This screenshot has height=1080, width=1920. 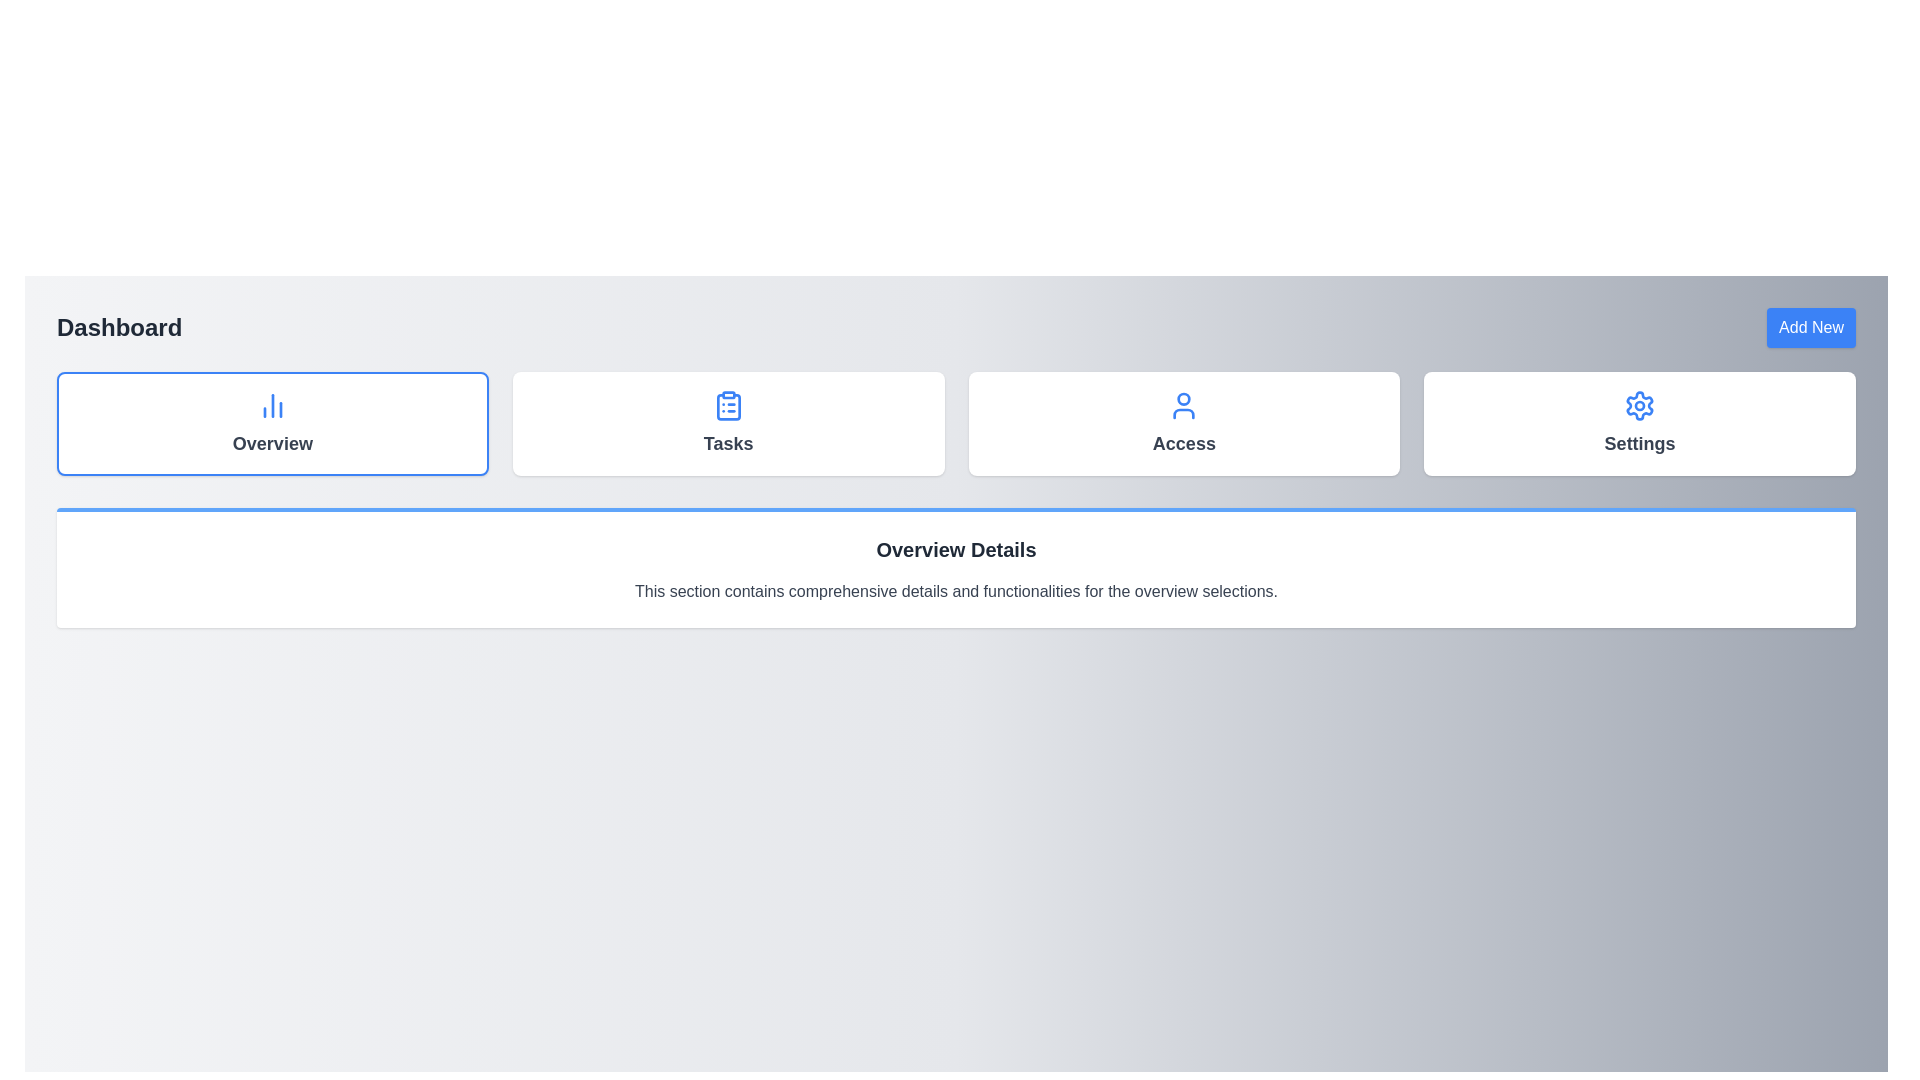 I want to click on the 'Settings' text label located at the bottom of the interactive card on the far right of the top section, which is the fourth card in a series of four options, so click(x=1640, y=442).